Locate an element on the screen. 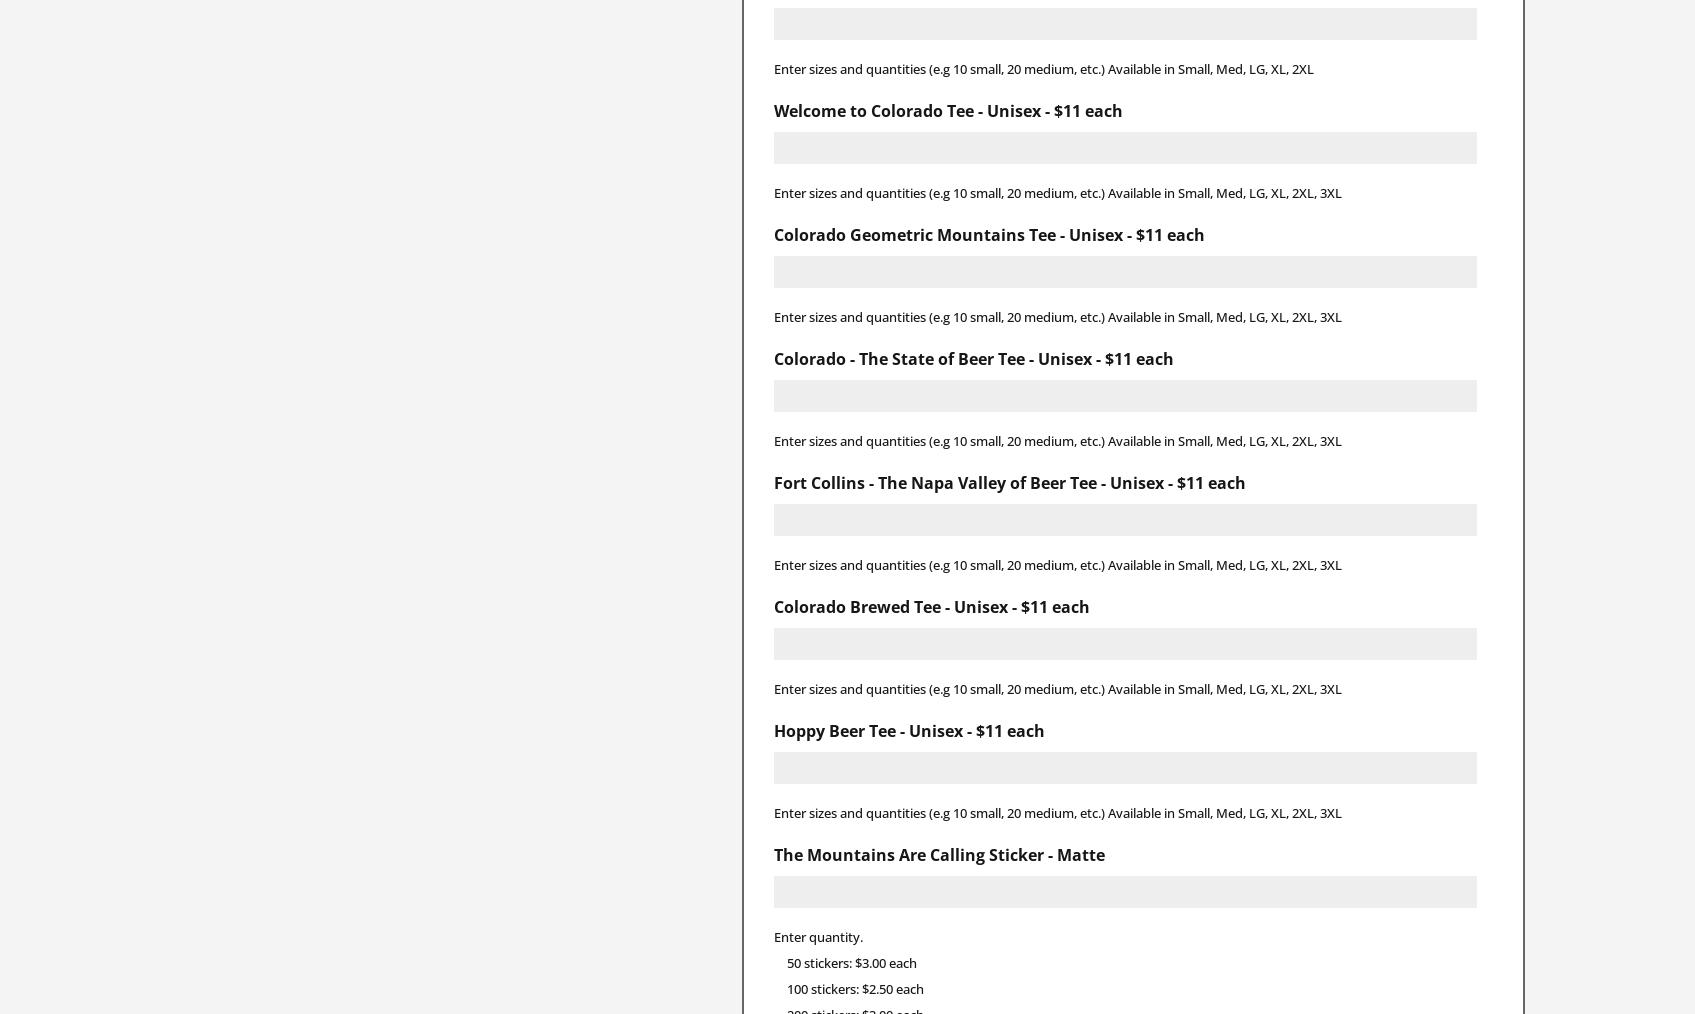  'Colorado Geometric Mountains Tee - Unisex - $11 each' is located at coordinates (987, 233).